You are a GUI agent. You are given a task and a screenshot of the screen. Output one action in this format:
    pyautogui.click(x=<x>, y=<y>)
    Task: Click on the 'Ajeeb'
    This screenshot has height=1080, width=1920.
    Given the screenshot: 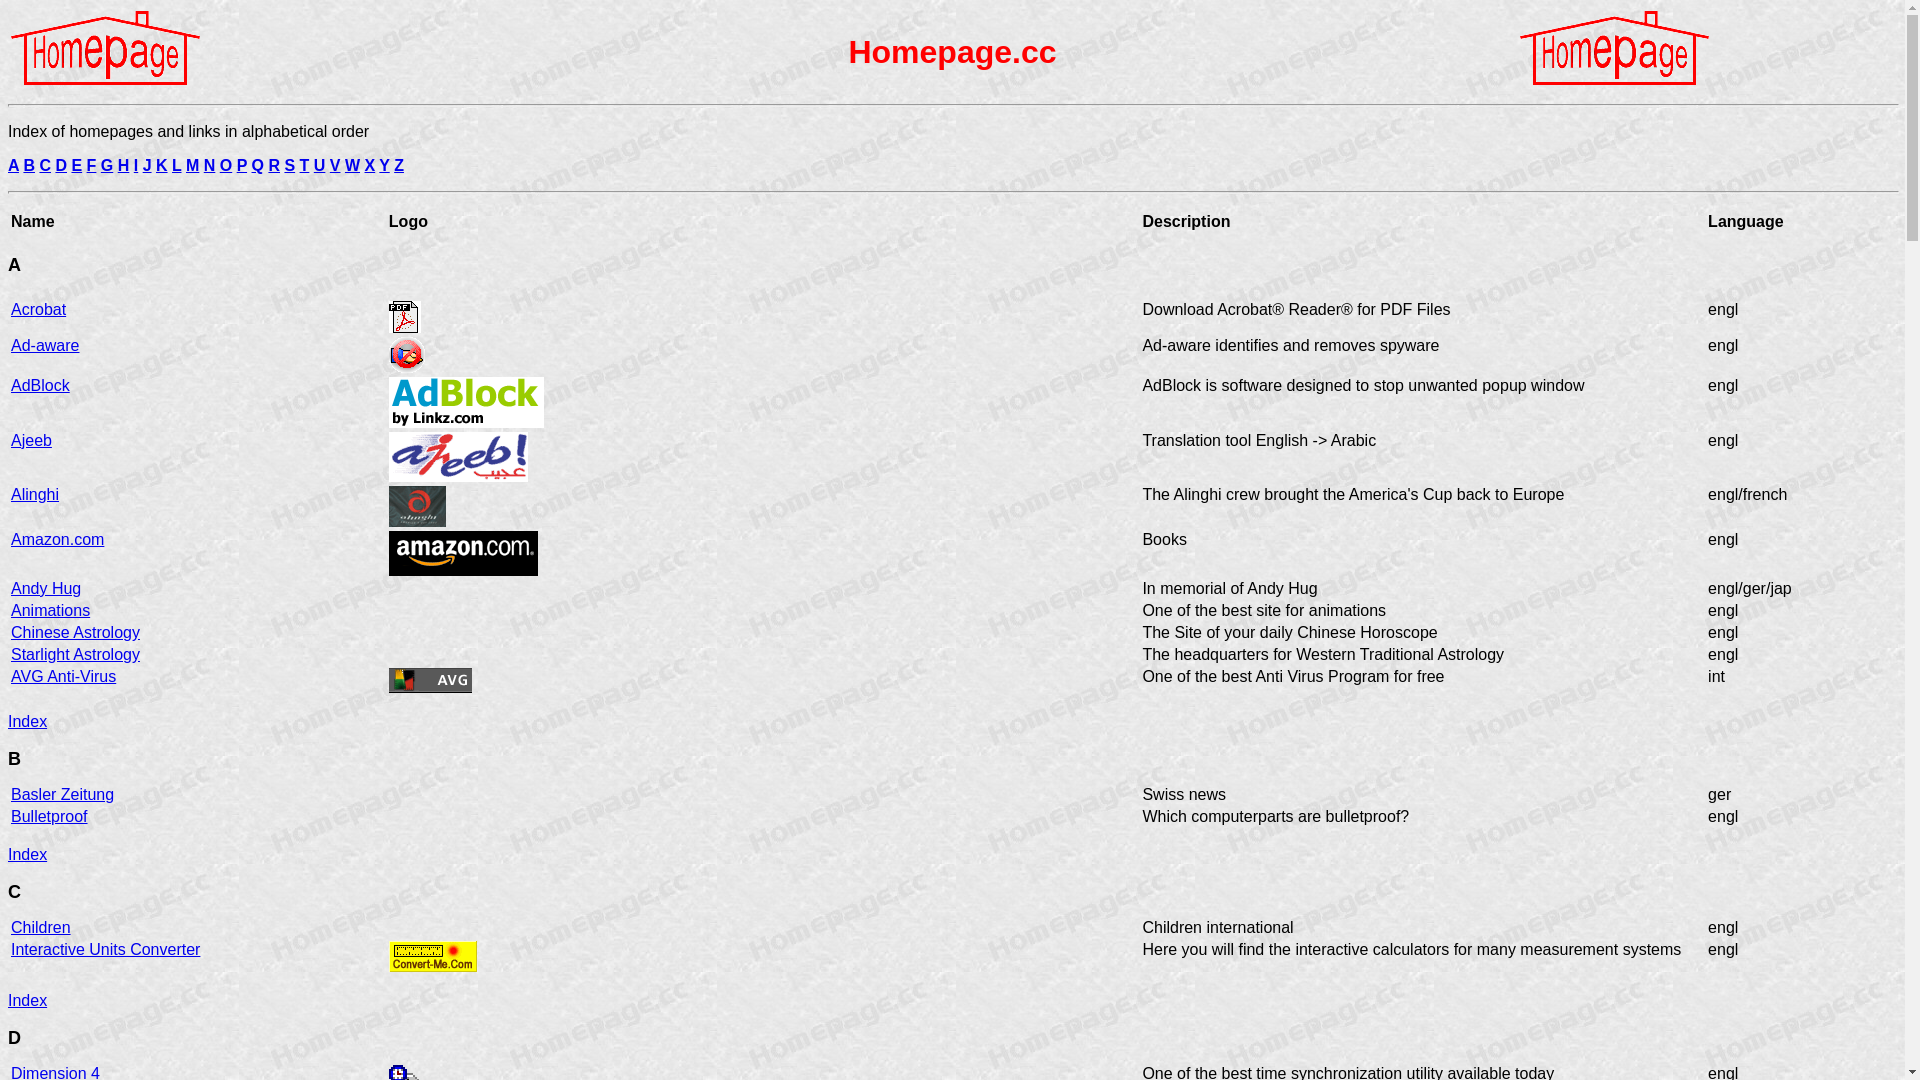 What is the action you would take?
    pyautogui.click(x=31, y=439)
    